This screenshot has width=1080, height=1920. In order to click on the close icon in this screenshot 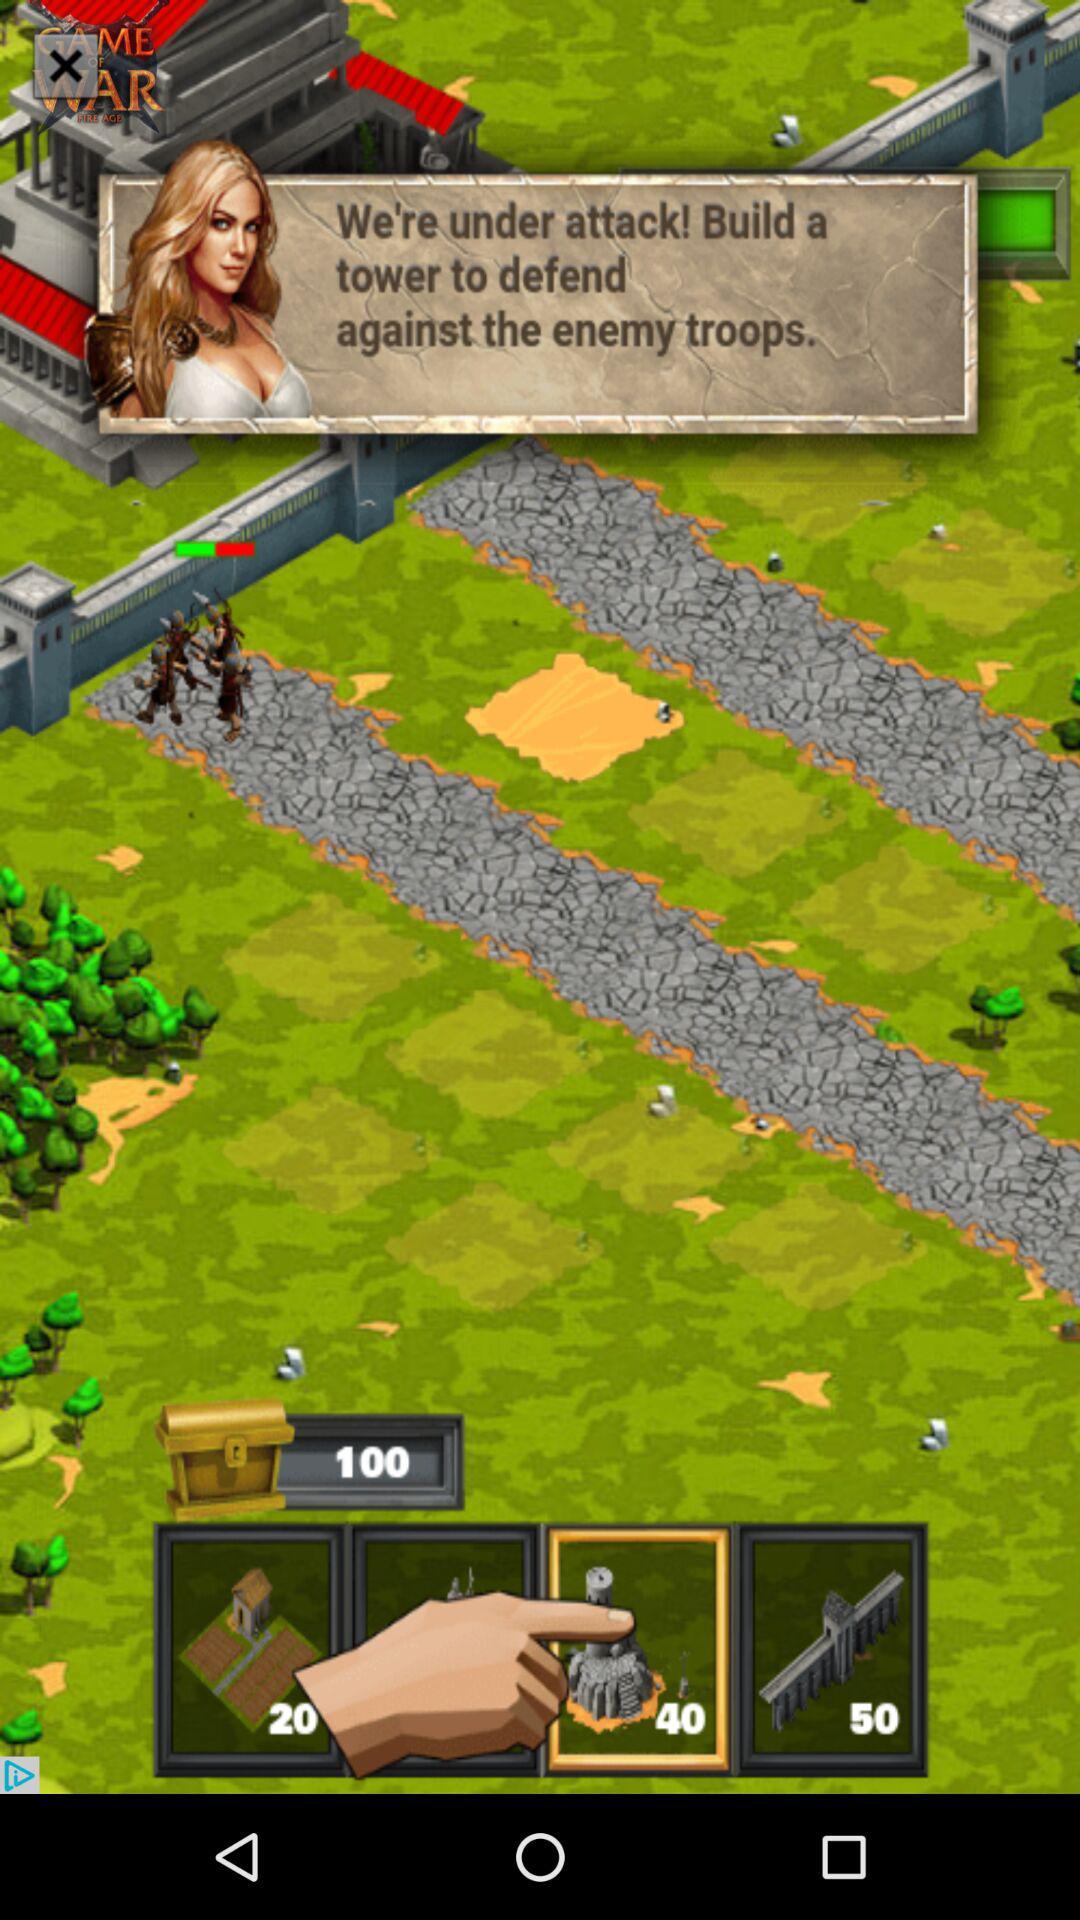, I will do `click(64, 70)`.